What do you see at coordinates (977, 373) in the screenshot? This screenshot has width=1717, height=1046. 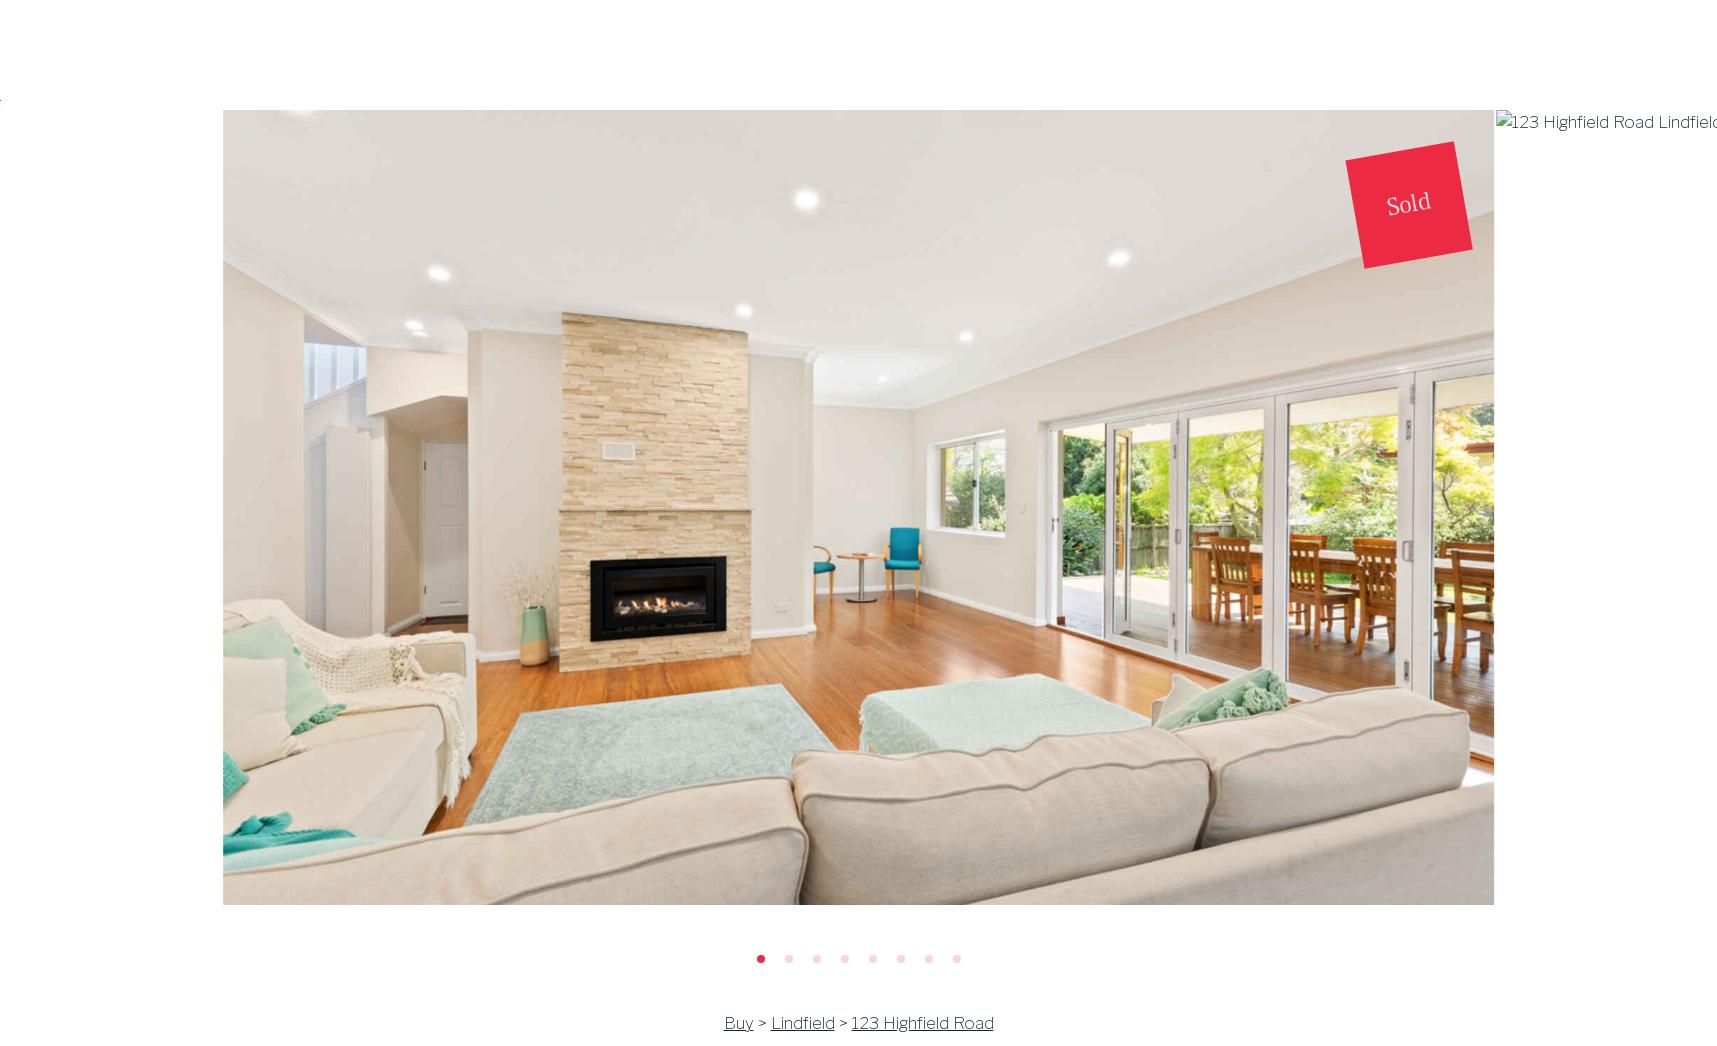 I see `'43 Marlborough Road'` at bounding box center [977, 373].